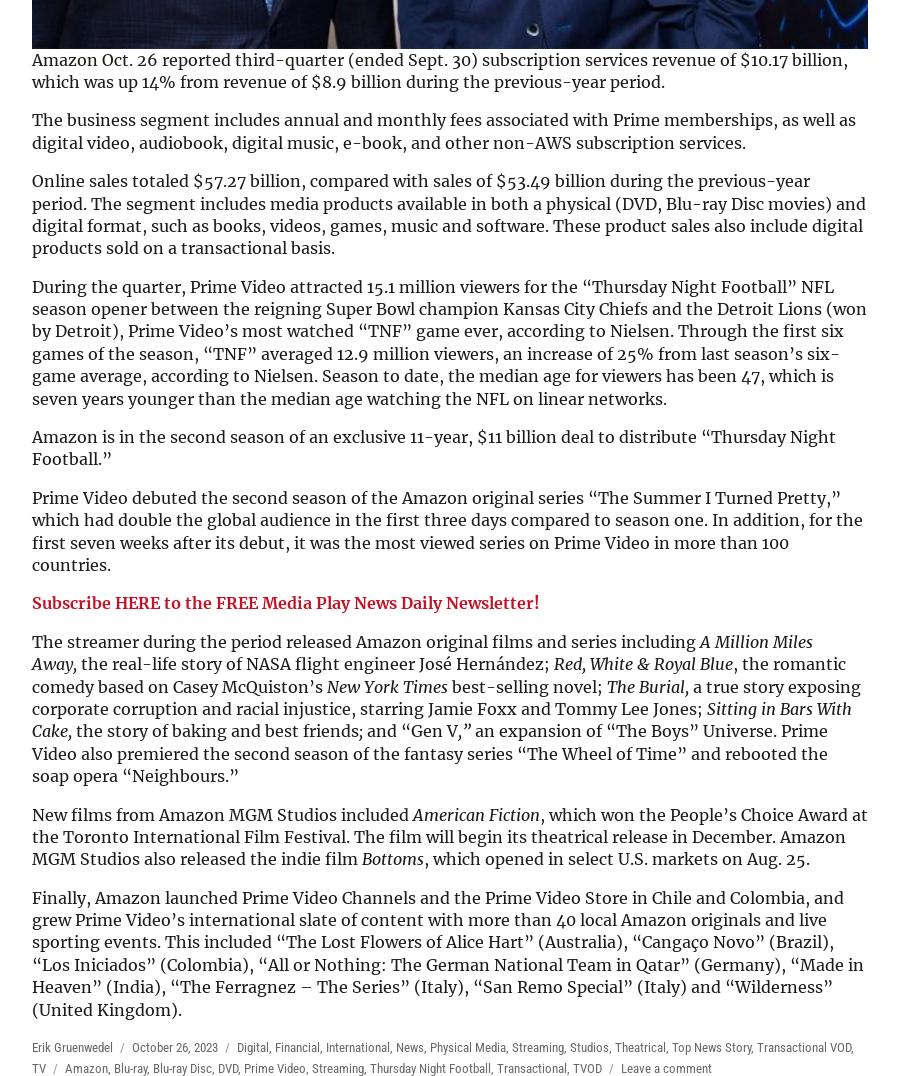 The width and height of the screenshot is (900, 1076). Describe the element at coordinates (640, 1047) in the screenshot. I see `'Theatrical'` at that location.